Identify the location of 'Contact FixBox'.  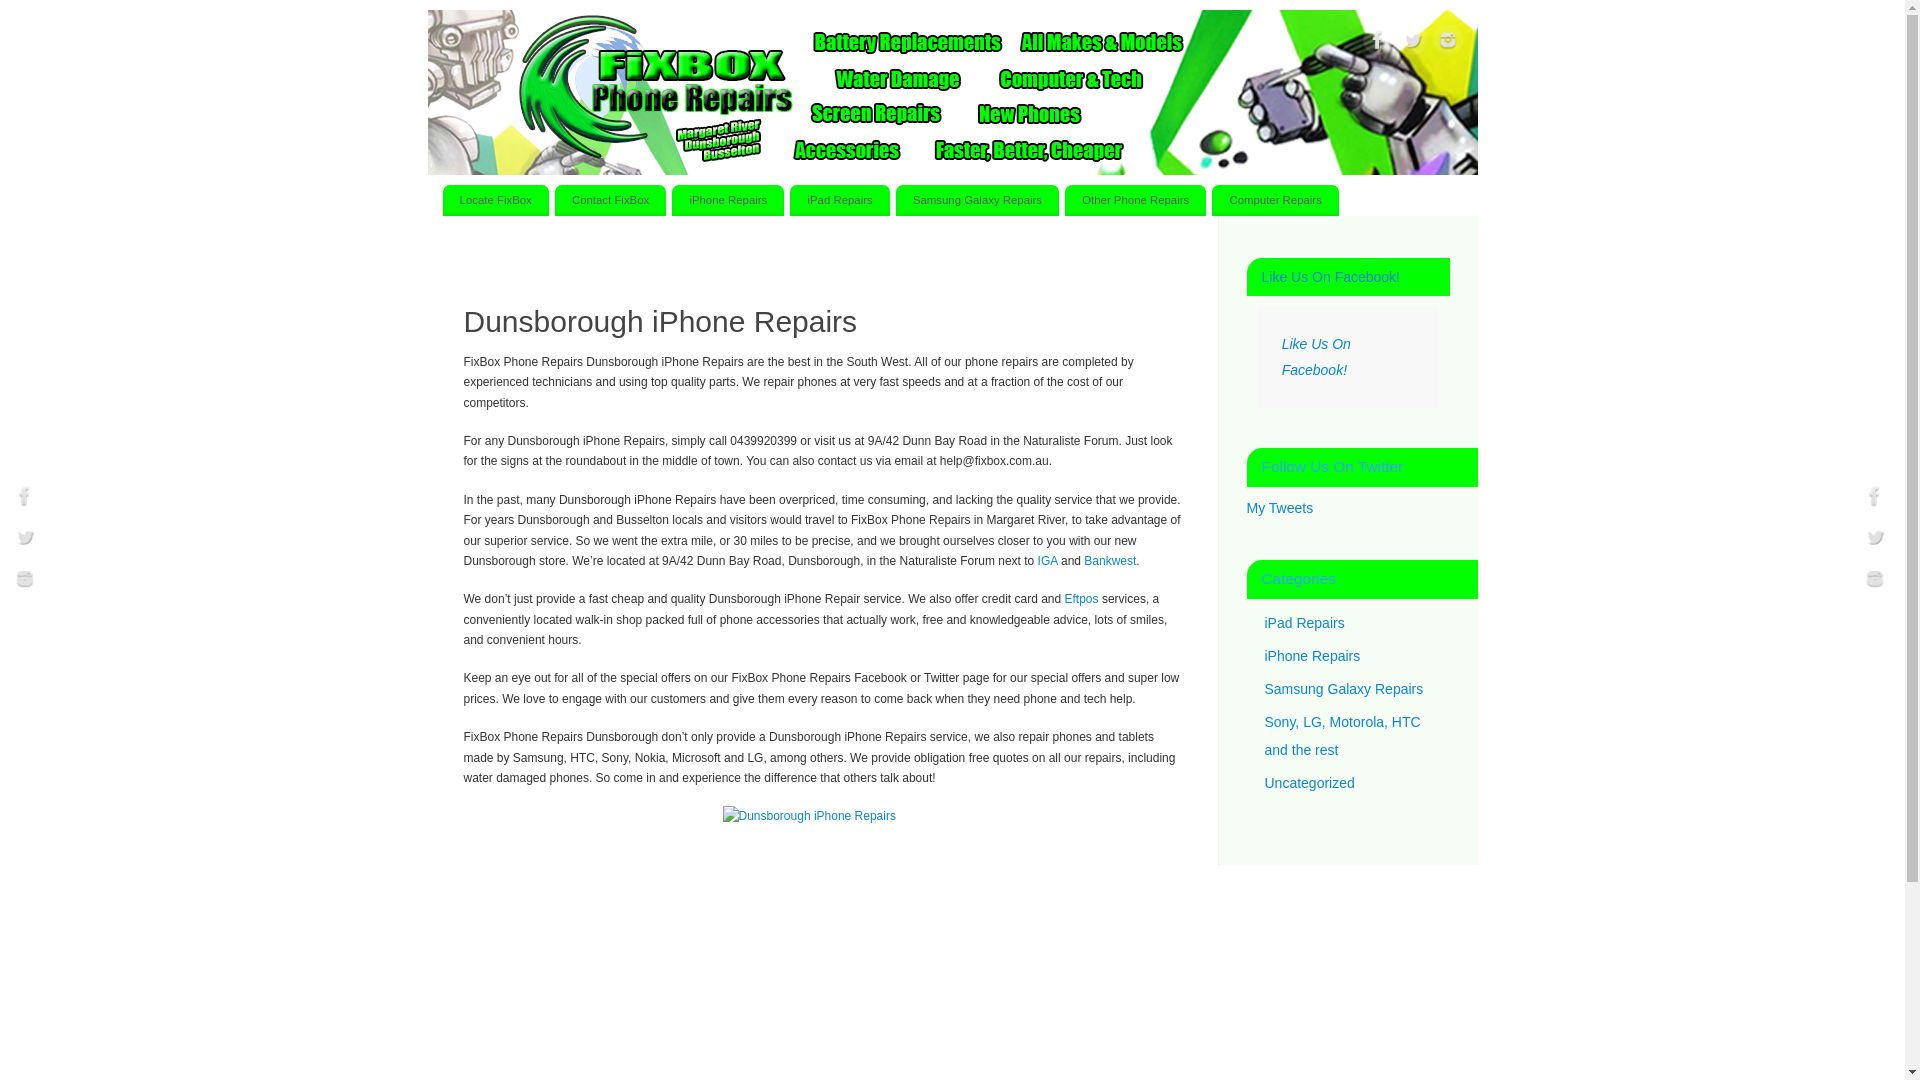
(609, 200).